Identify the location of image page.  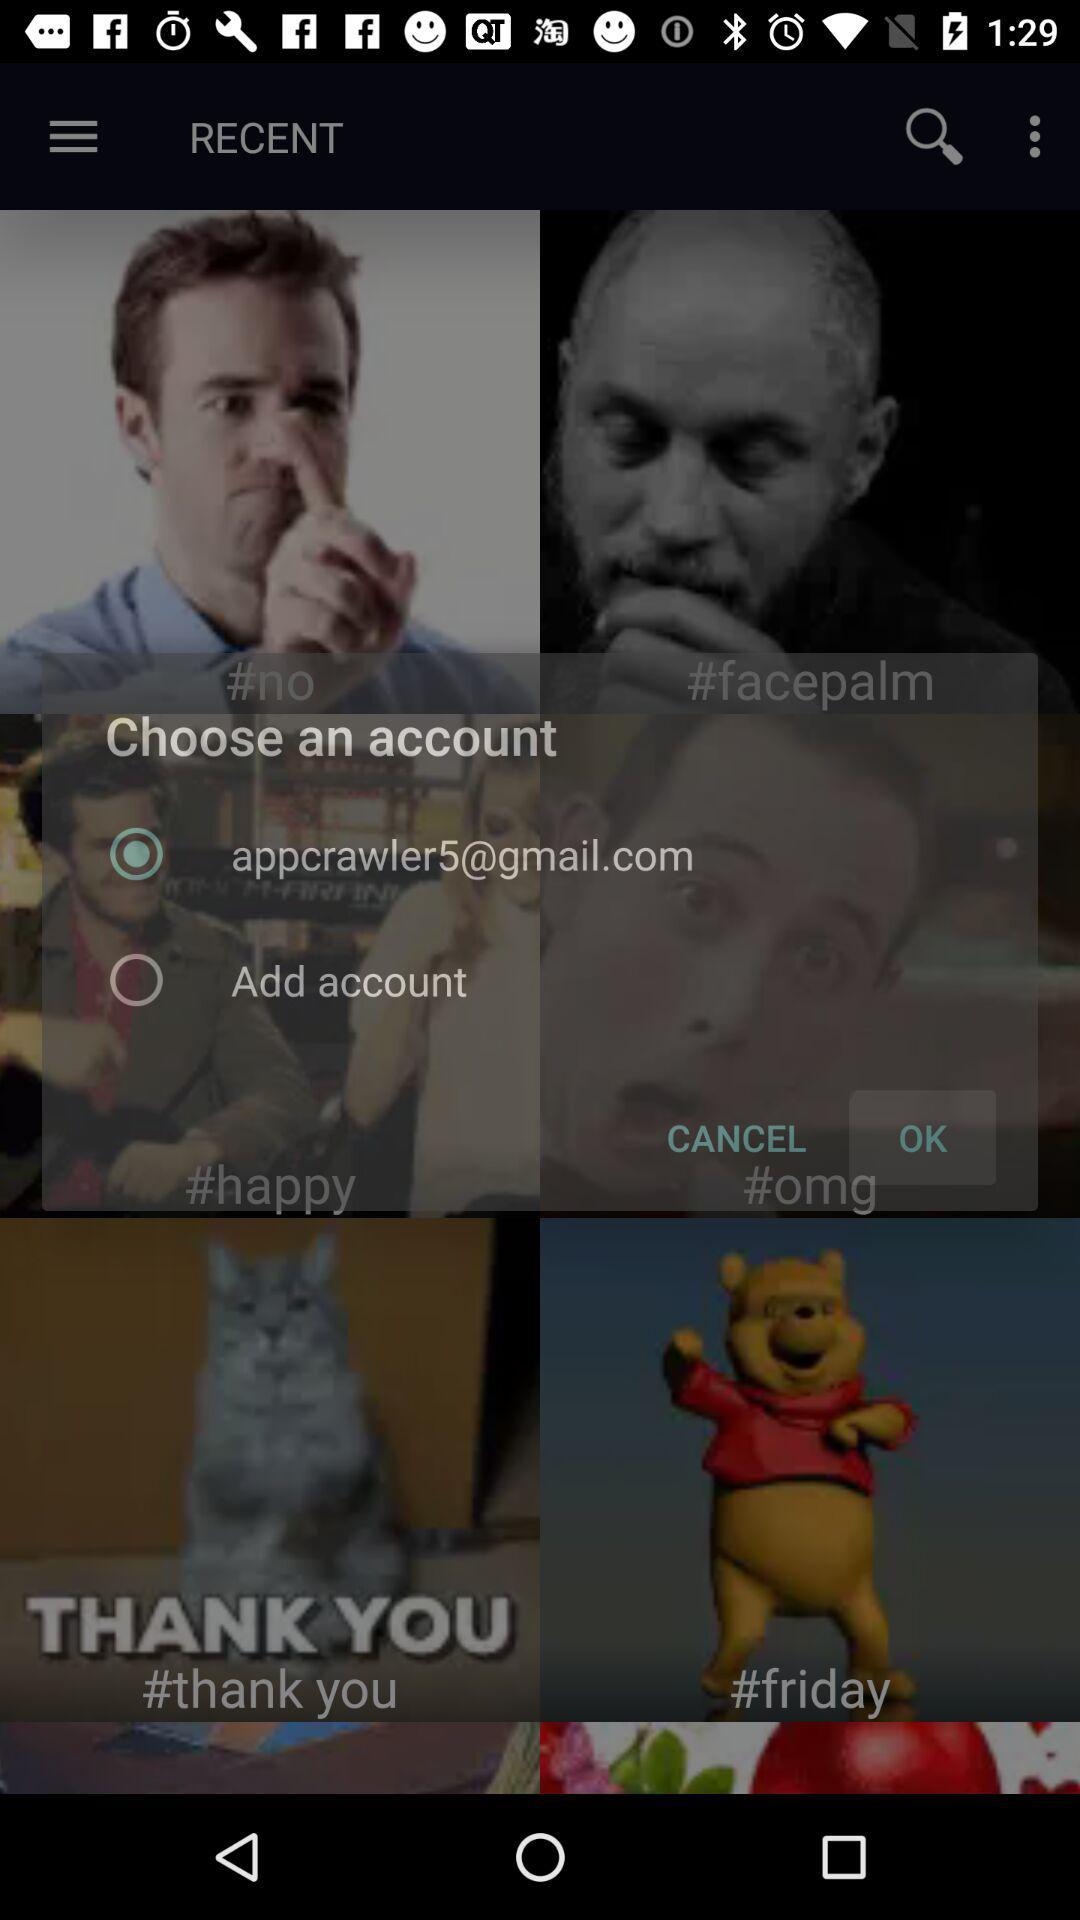
(270, 460).